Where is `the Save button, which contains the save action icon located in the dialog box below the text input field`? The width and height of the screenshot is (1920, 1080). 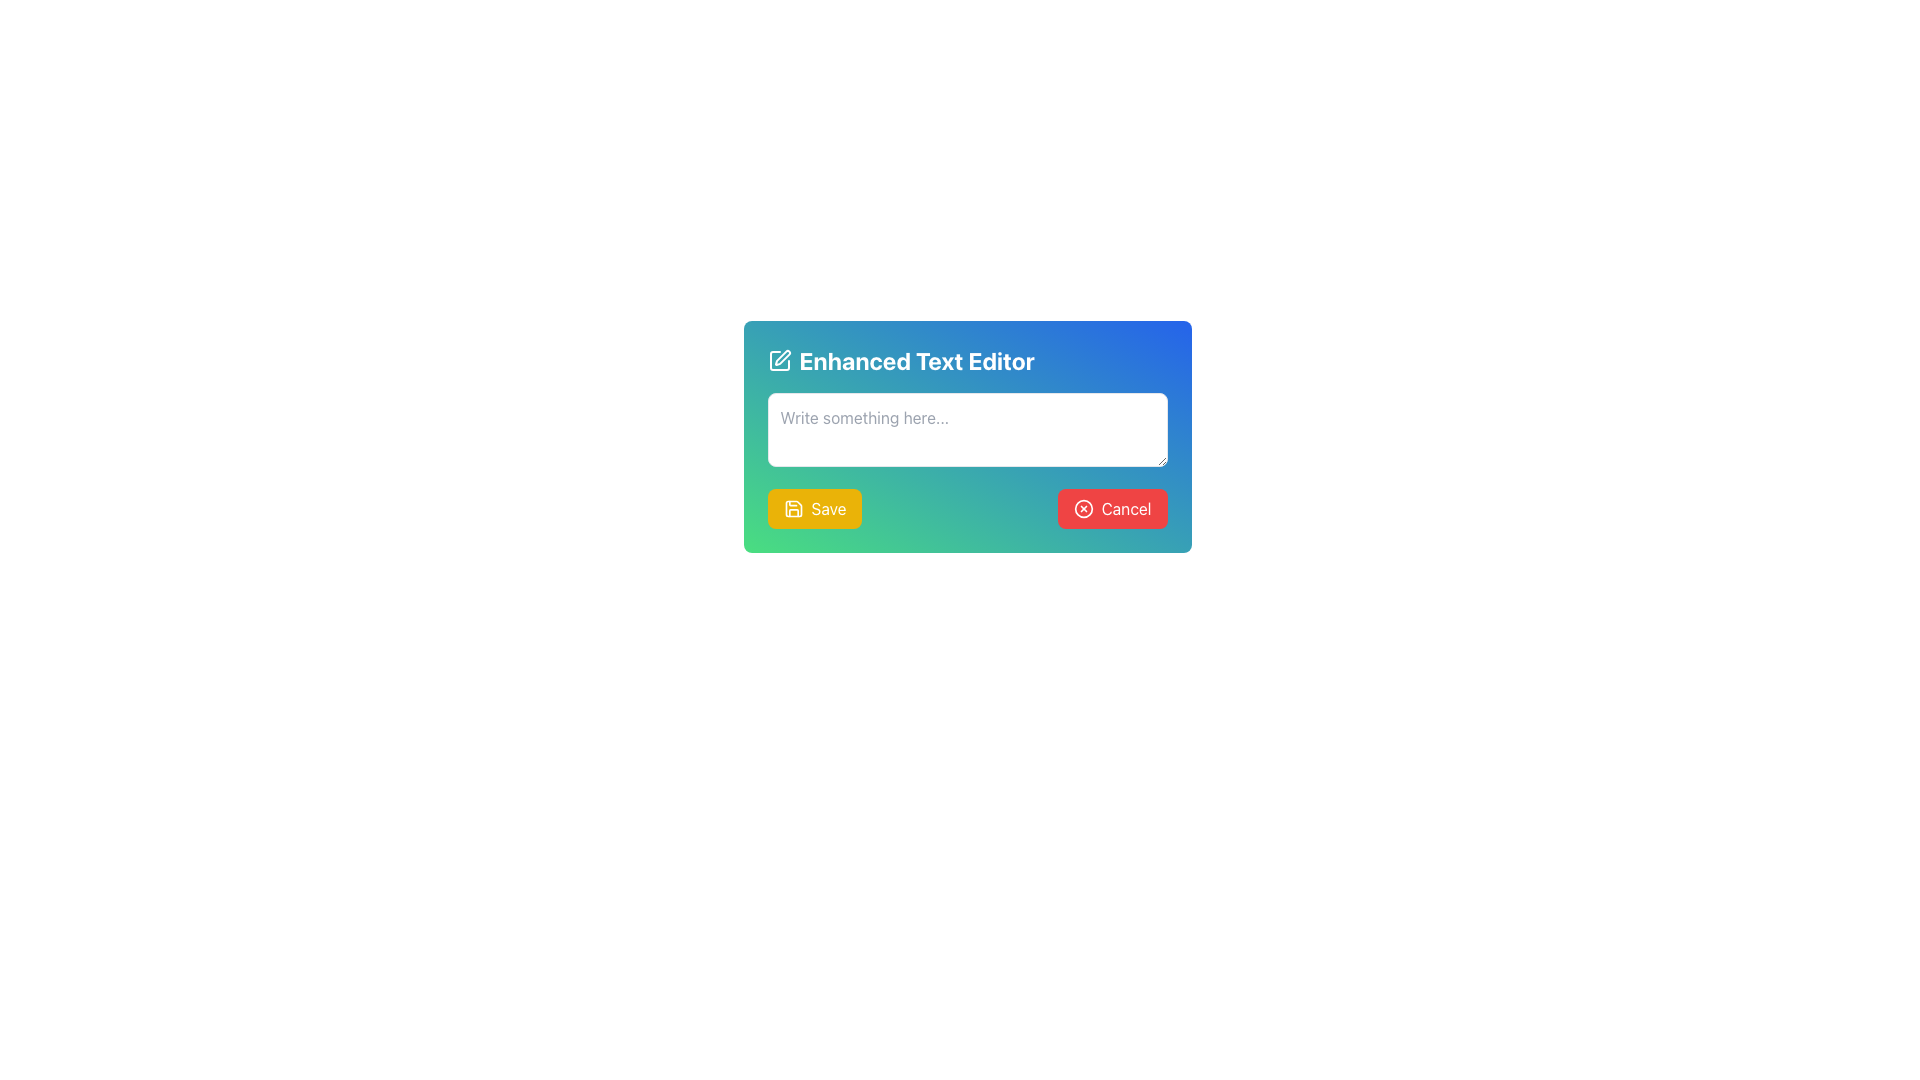 the Save button, which contains the save action icon located in the dialog box below the text input field is located at coordinates (792, 508).